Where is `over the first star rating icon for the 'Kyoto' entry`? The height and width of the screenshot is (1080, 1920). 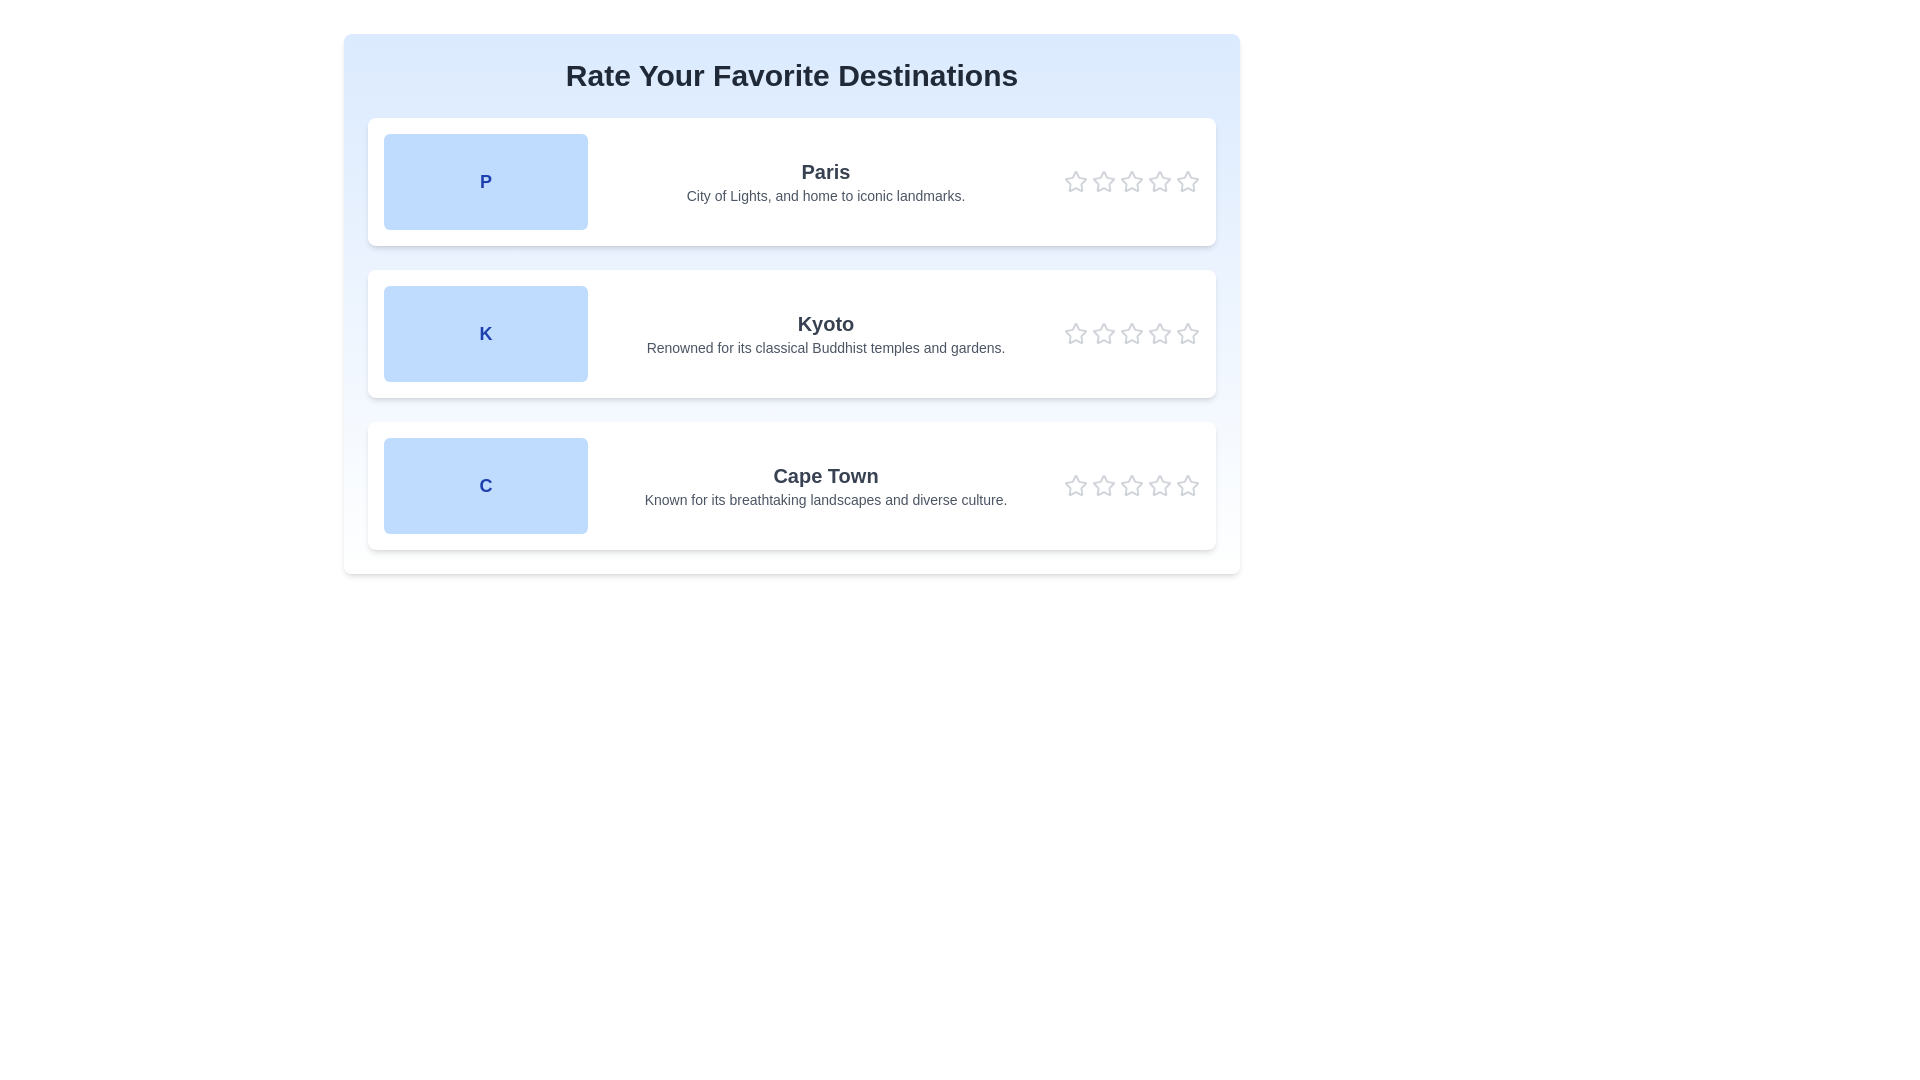 over the first star rating icon for the 'Kyoto' entry is located at coordinates (1074, 332).